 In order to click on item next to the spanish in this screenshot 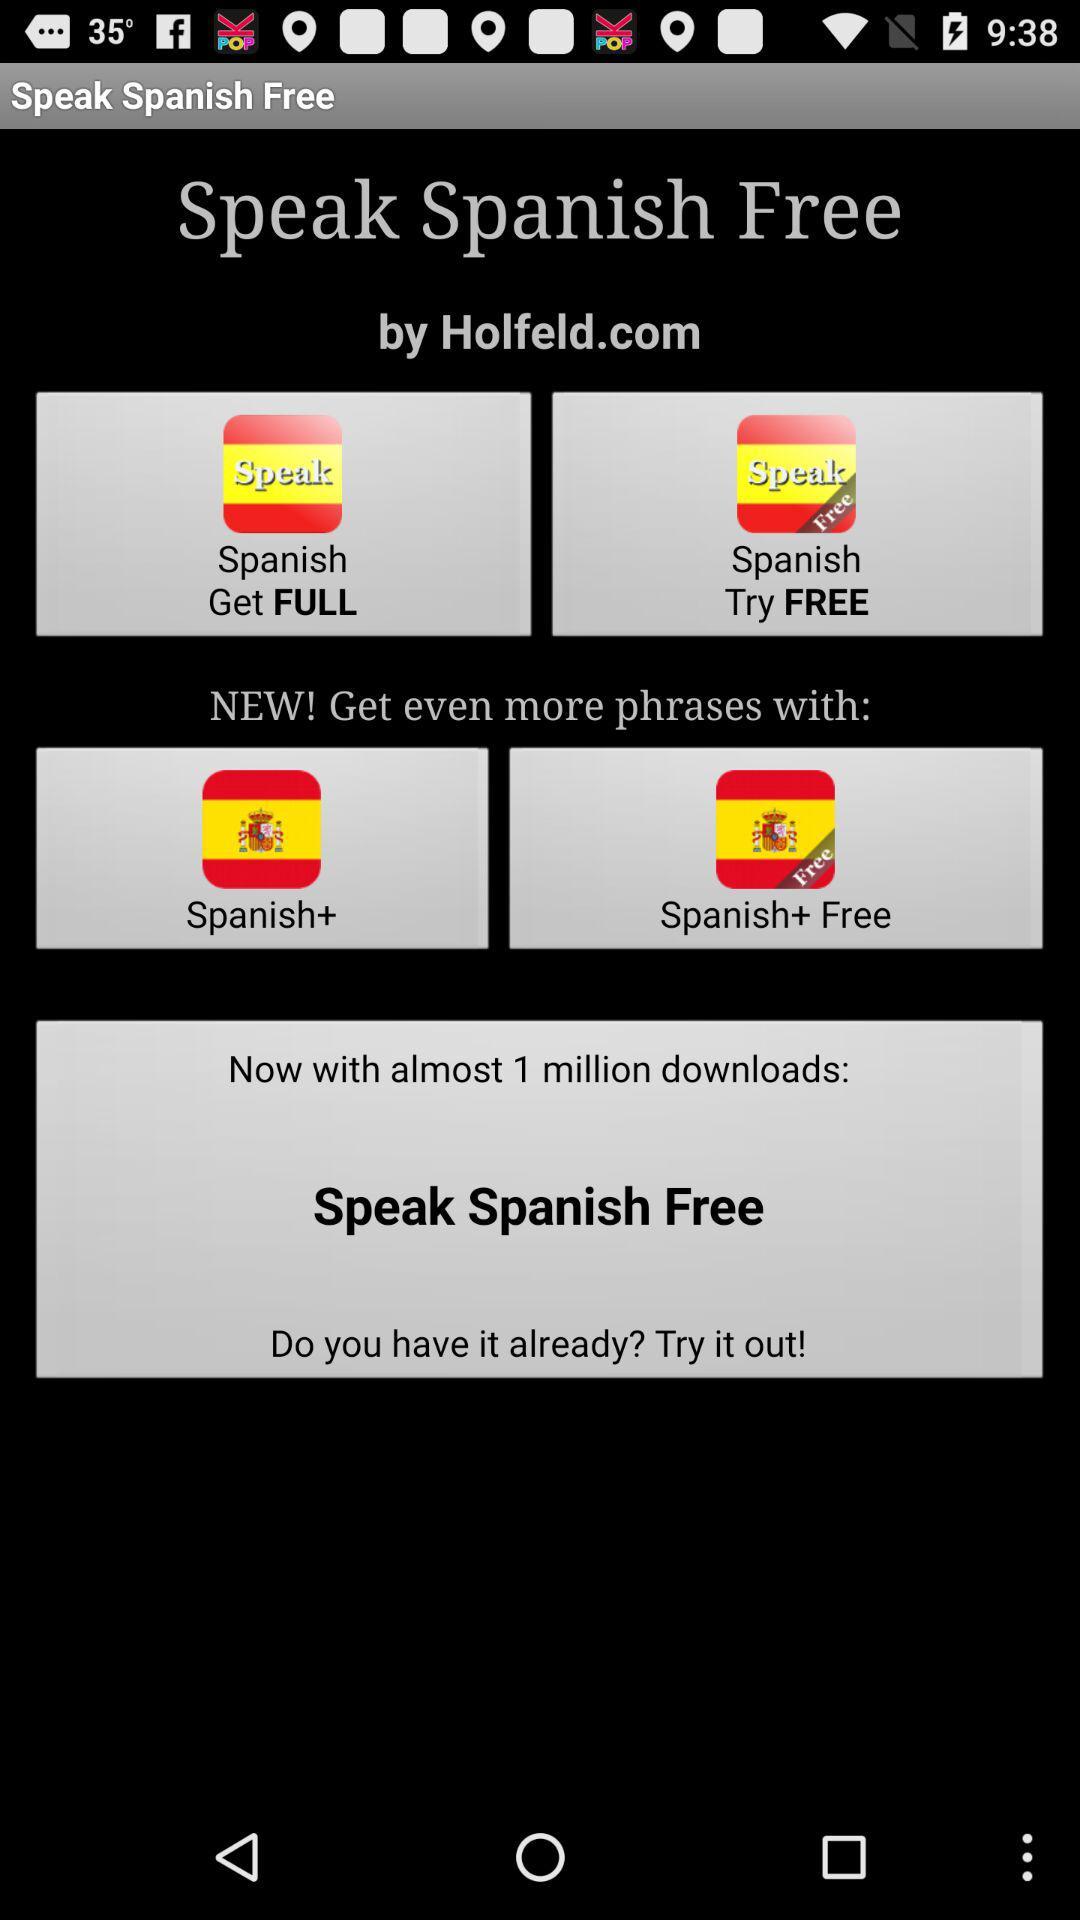, I will do `click(284, 520)`.